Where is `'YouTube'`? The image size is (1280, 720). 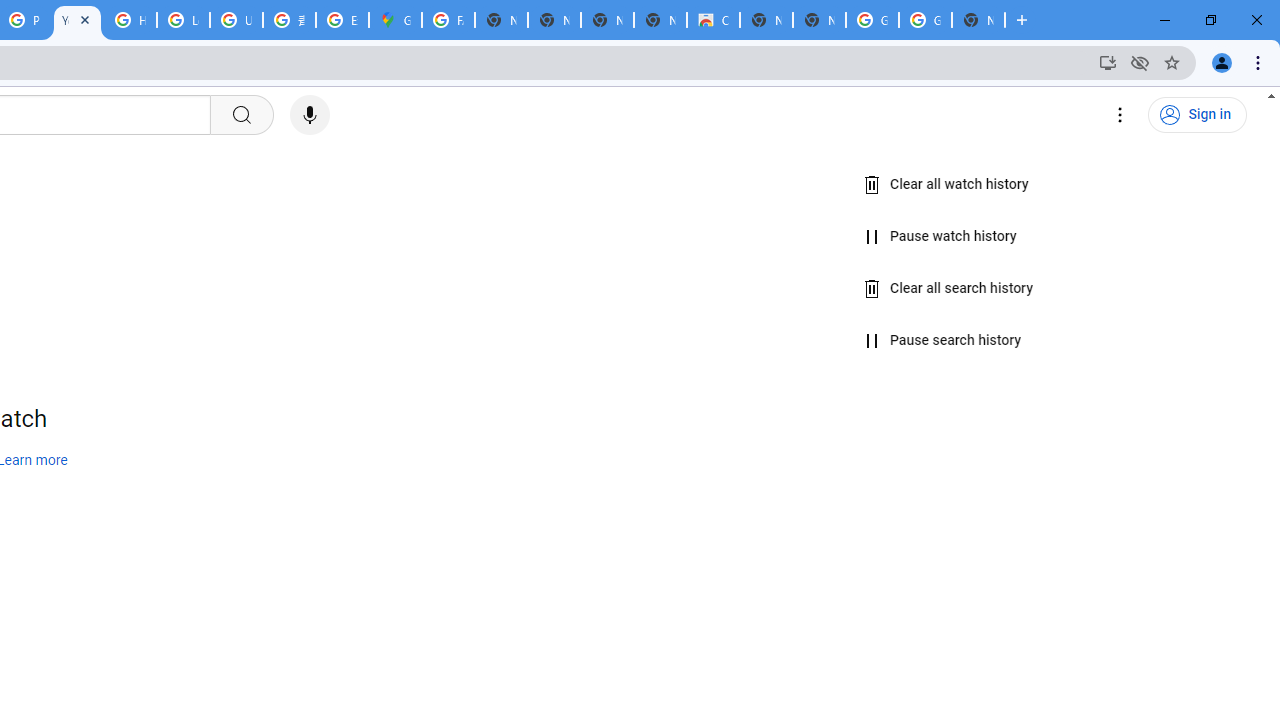
'YouTube' is located at coordinates (77, 20).